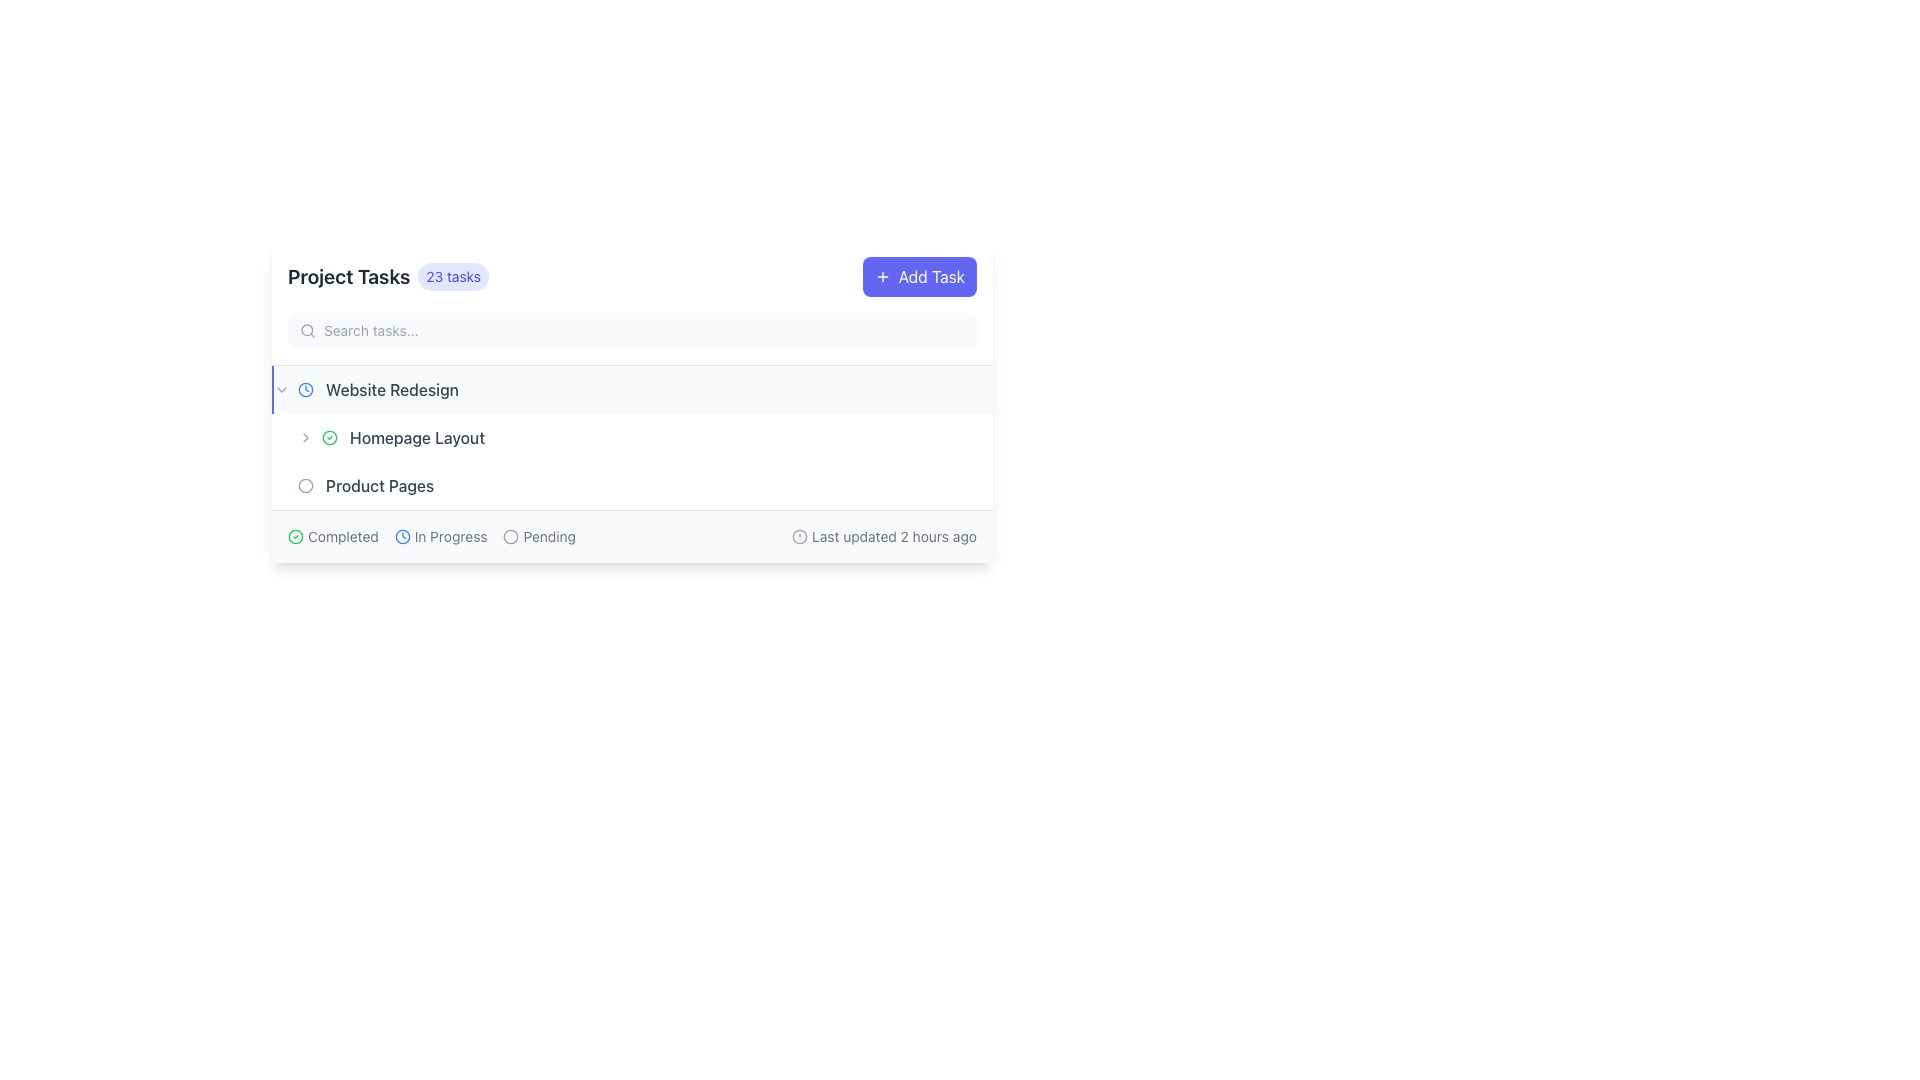 The height and width of the screenshot is (1080, 1920). Describe the element at coordinates (388, 277) in the screenshot. I see `task summary displayed in the text label located in the top-left section of the interface, within the header-like bar` at that location.